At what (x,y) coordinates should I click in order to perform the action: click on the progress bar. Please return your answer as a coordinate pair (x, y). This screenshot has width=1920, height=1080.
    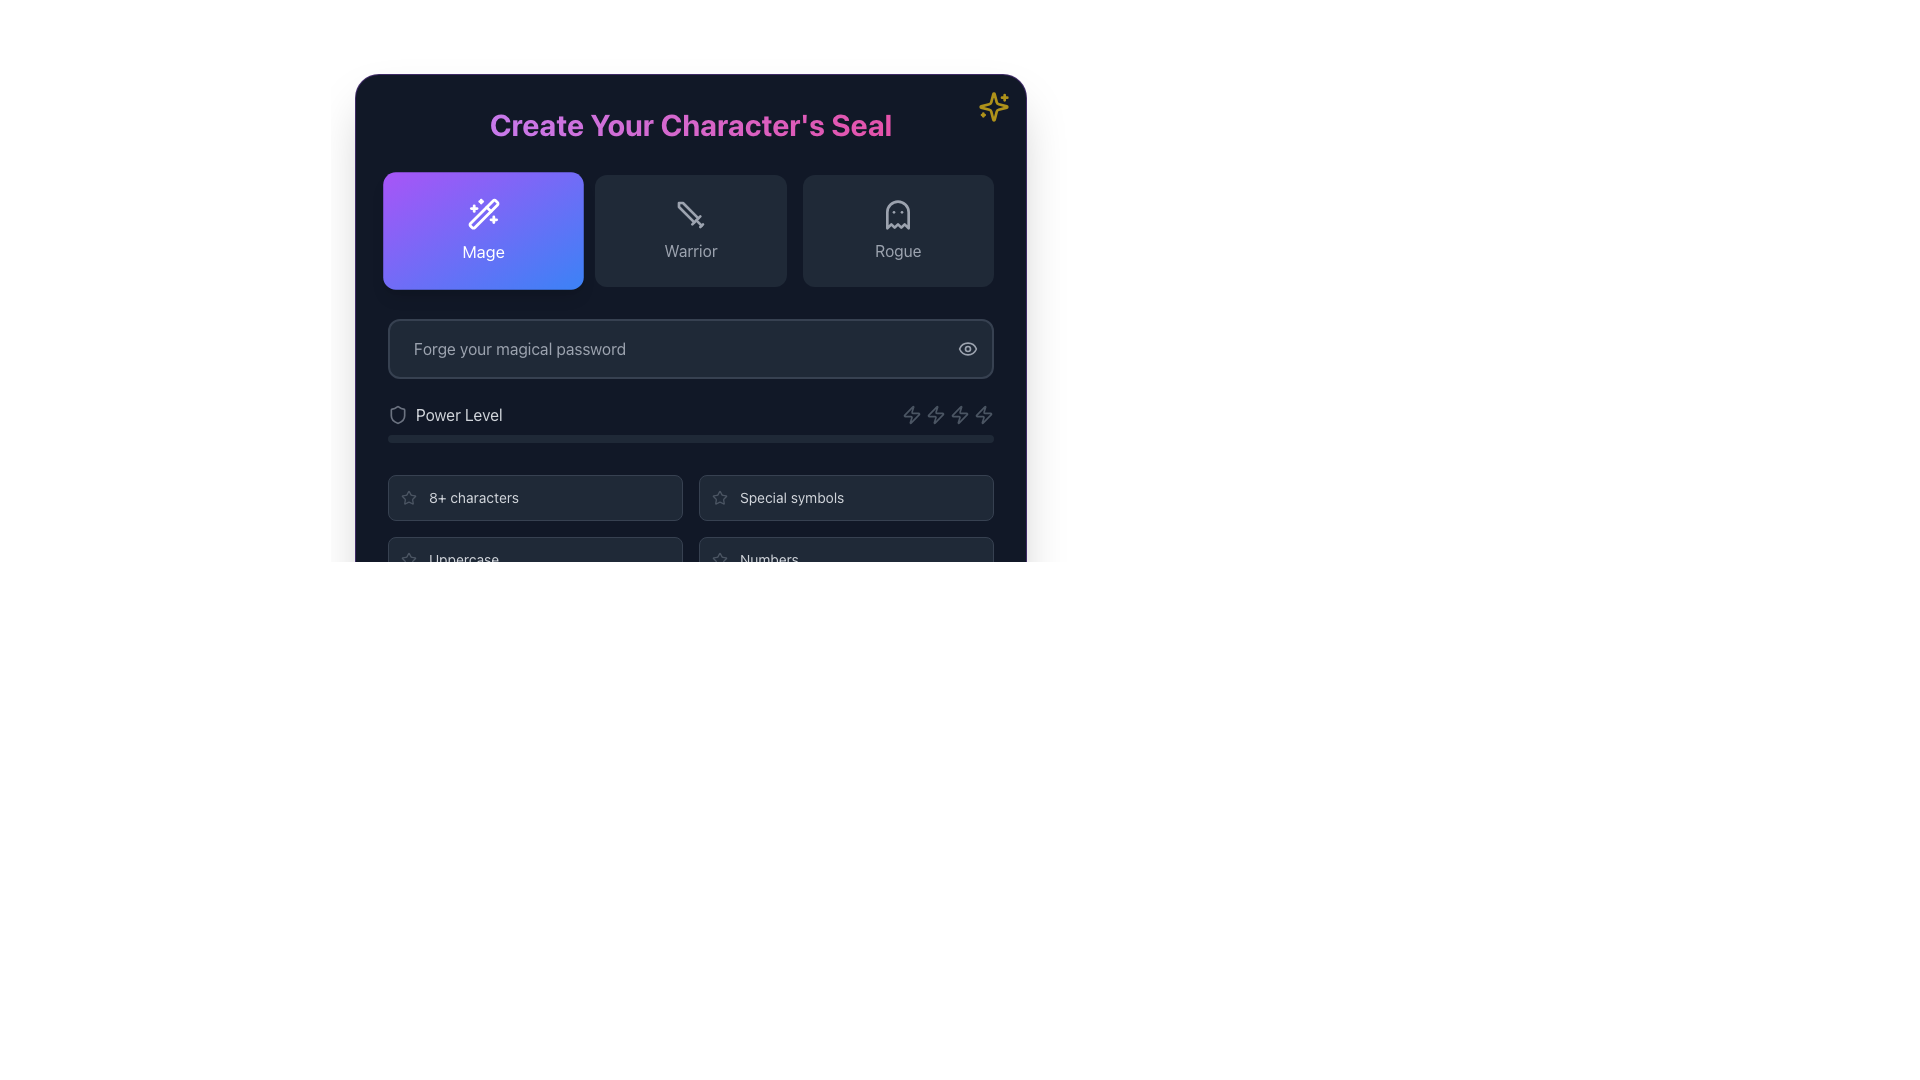
    Looking at the image, I should click on (854, 438).